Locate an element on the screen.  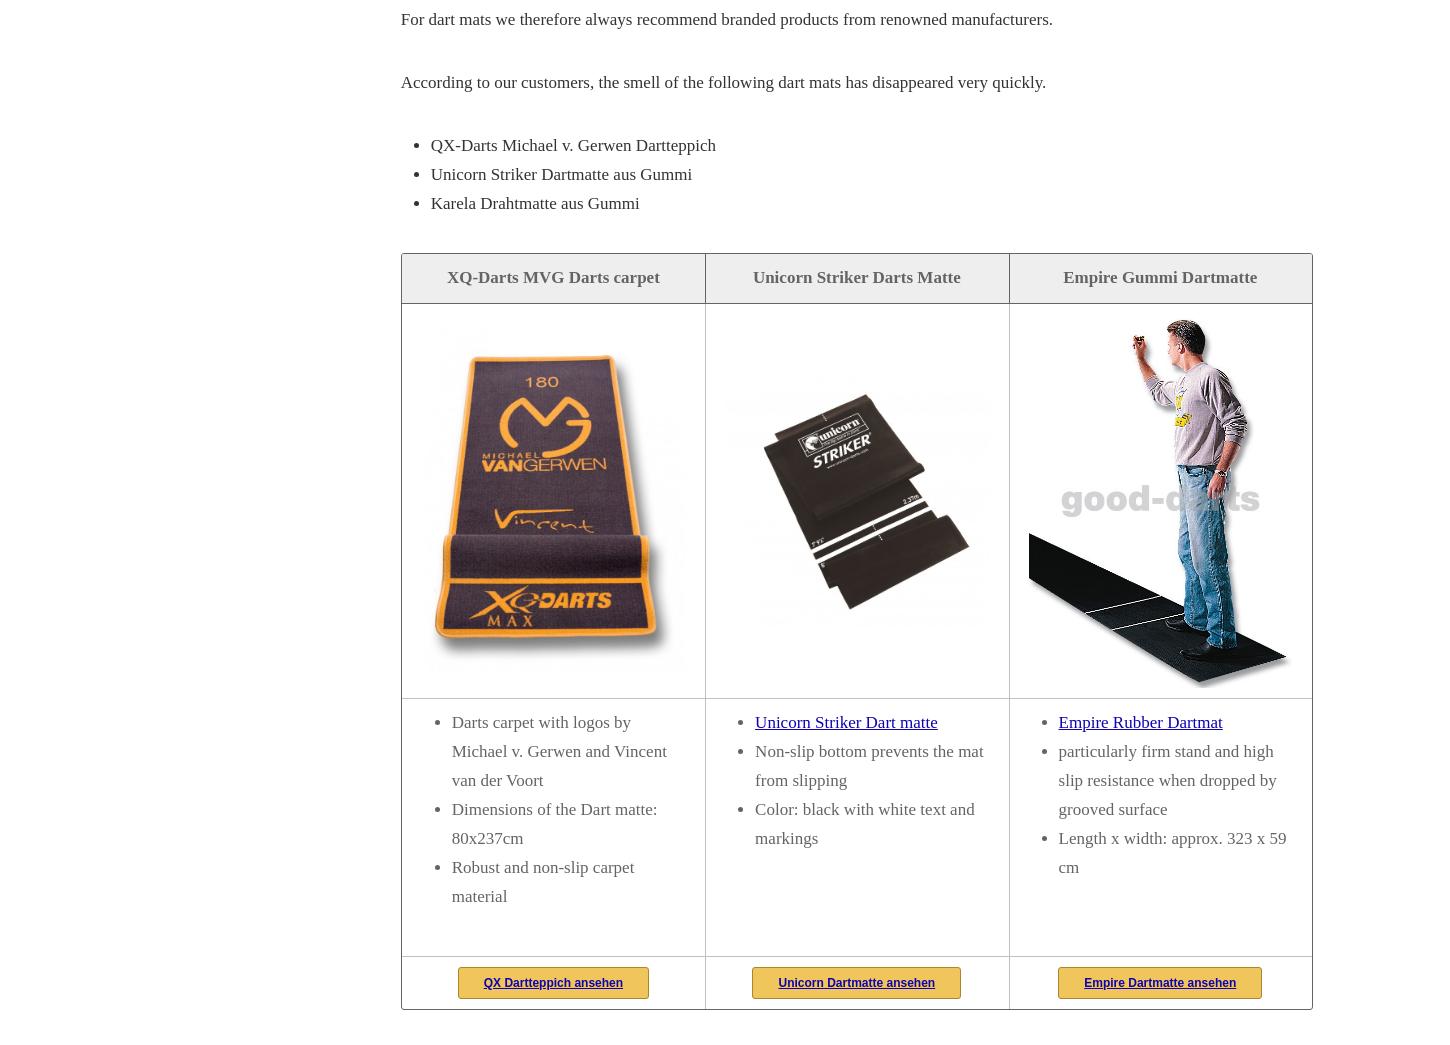
'Unicorn Striker Darts Matte' is located at coordinates (751, 275).